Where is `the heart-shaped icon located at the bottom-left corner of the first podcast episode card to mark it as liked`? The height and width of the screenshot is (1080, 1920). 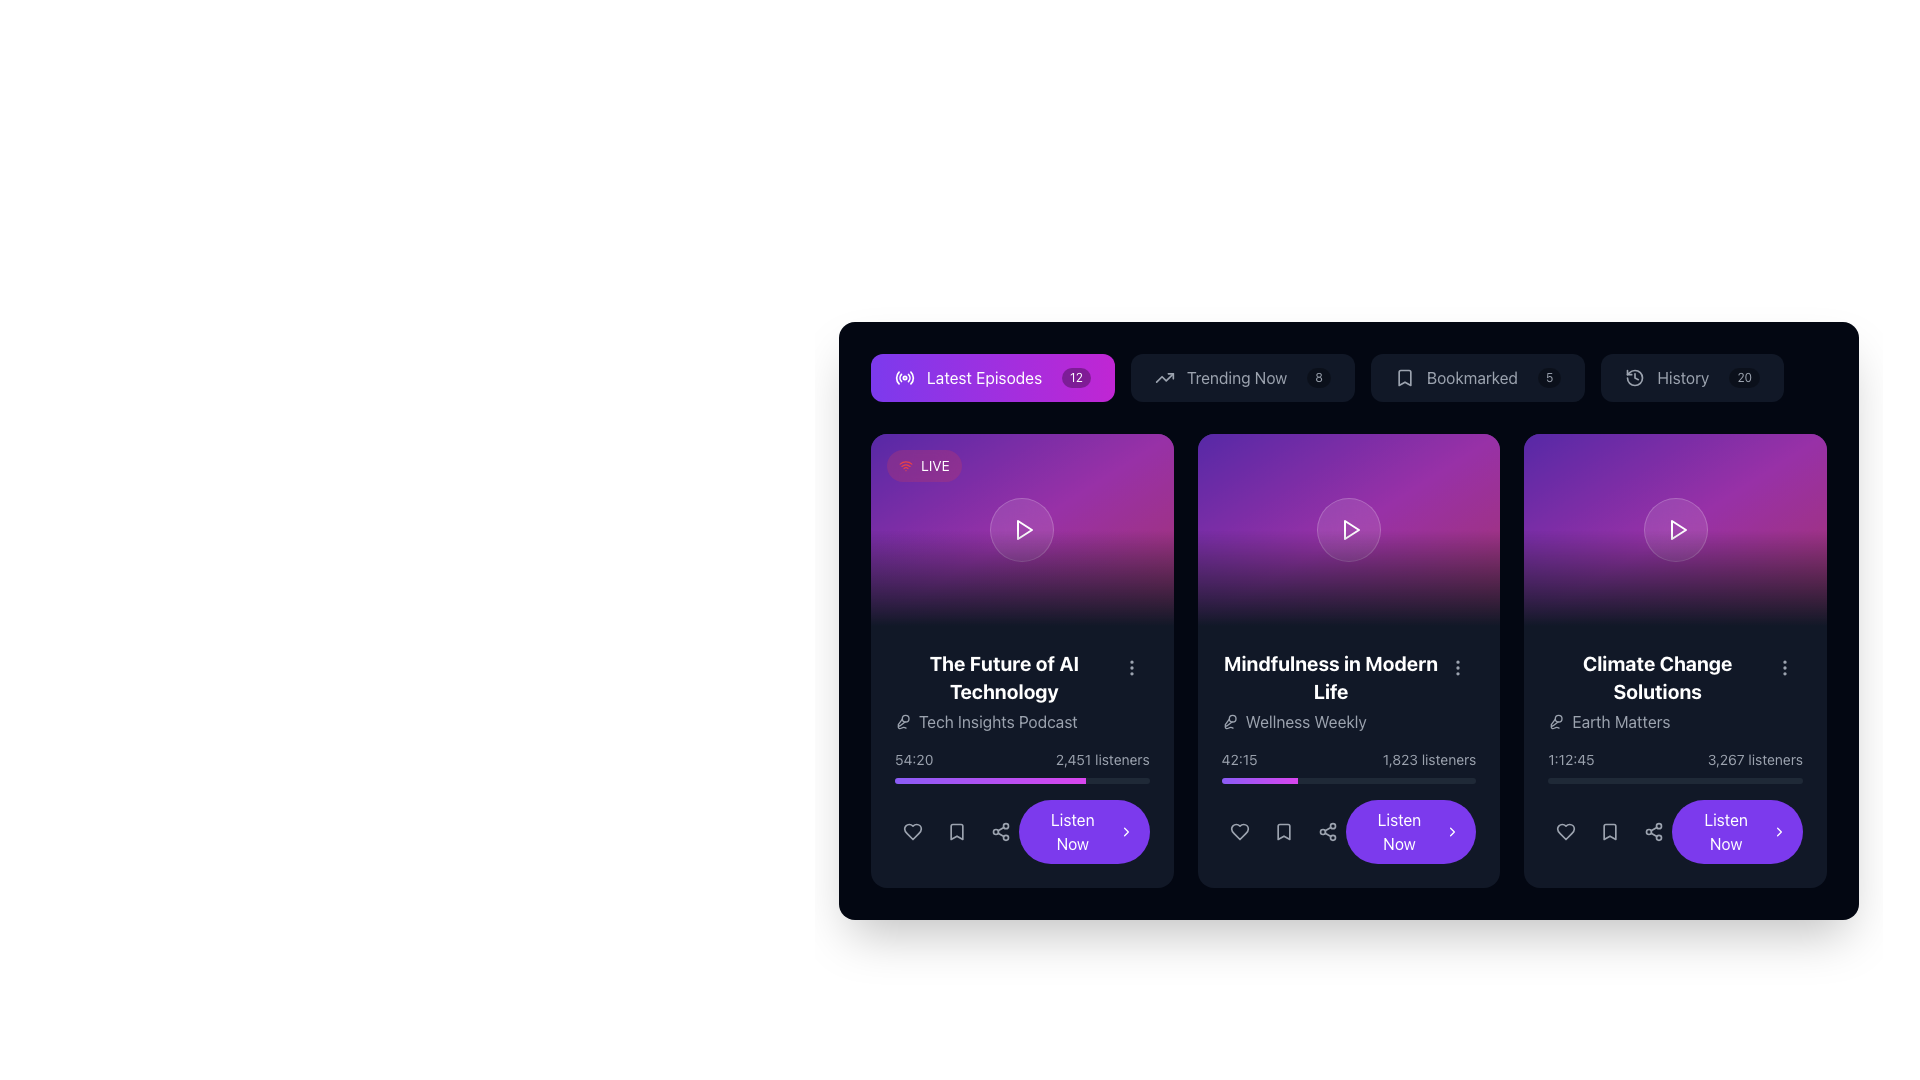
the heart-shaped icon located at the bottom-left corner of the first podcast episode card to mark it as liked is located at coordinates (911, 832).